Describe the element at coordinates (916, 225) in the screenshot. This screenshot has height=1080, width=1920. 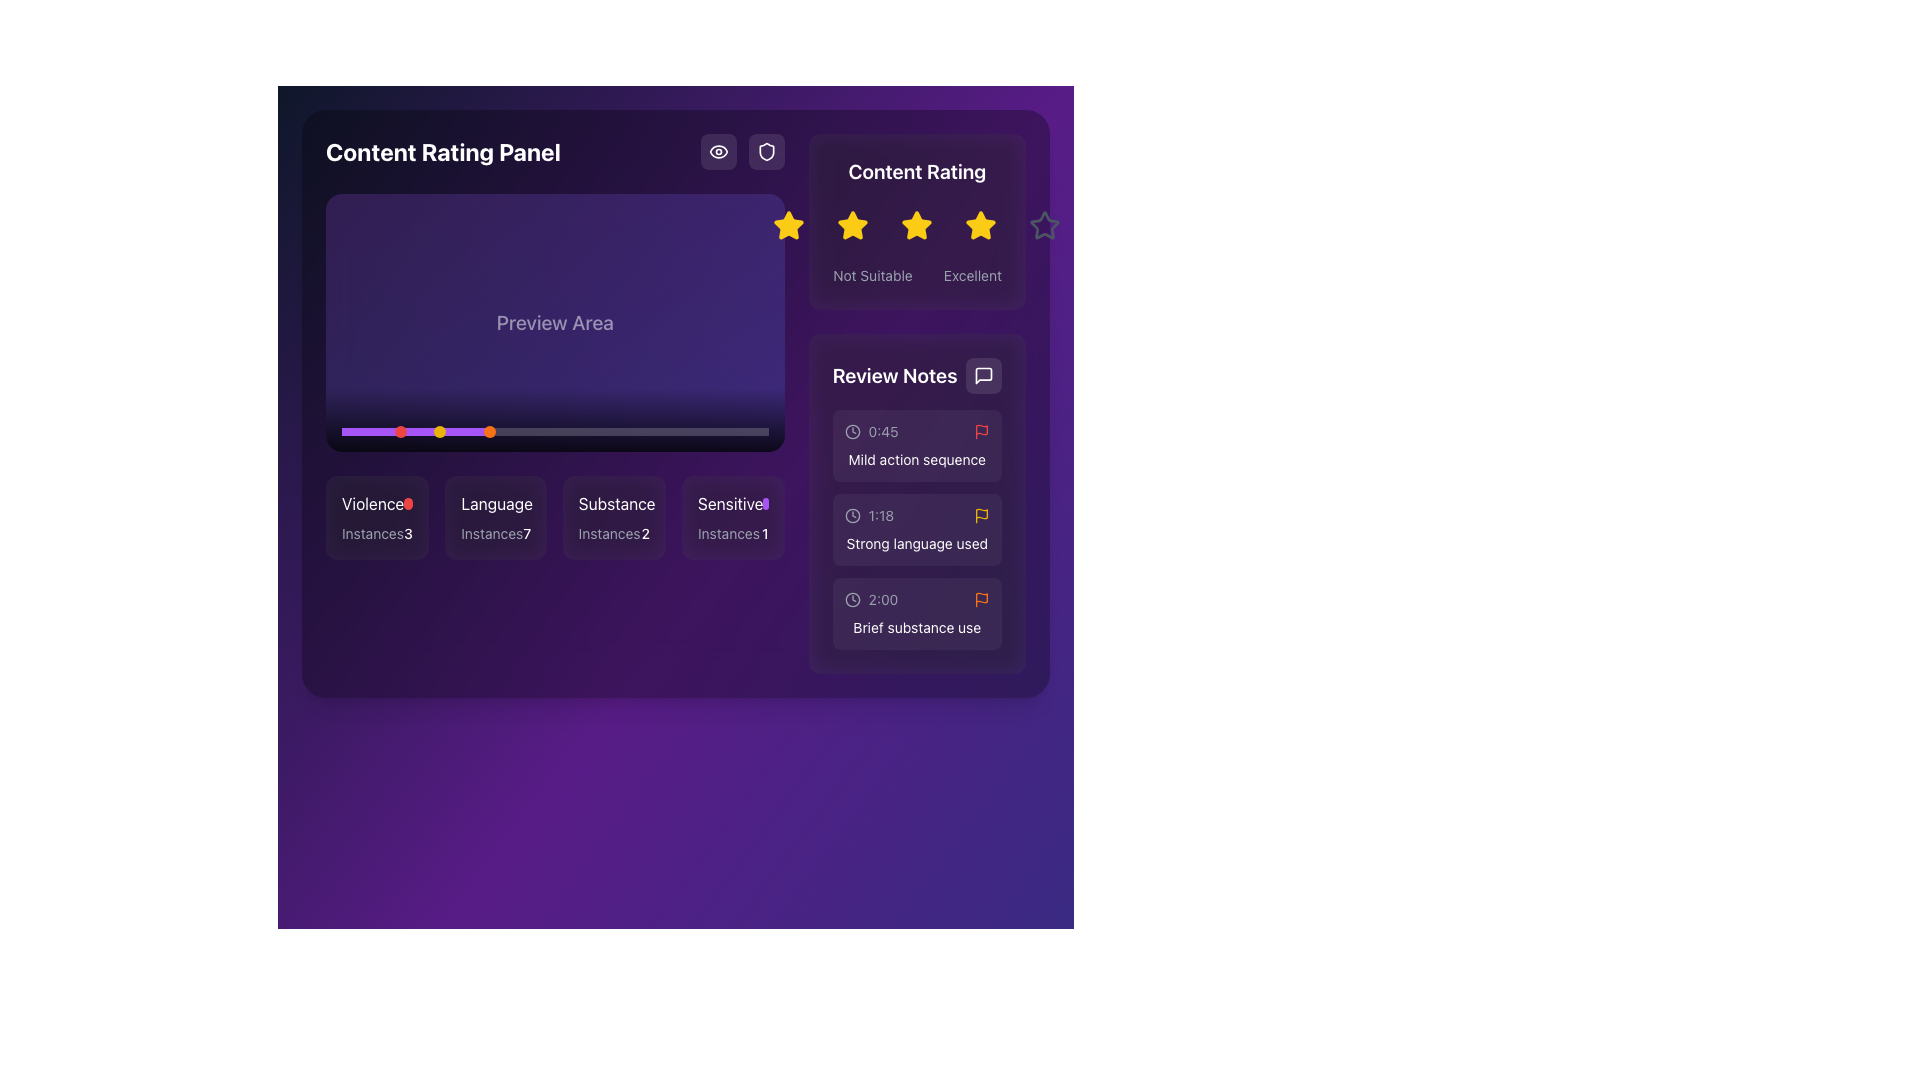
I see `the third yellow star icon in the 'Content Rating' section by tabbing to it` at that location.